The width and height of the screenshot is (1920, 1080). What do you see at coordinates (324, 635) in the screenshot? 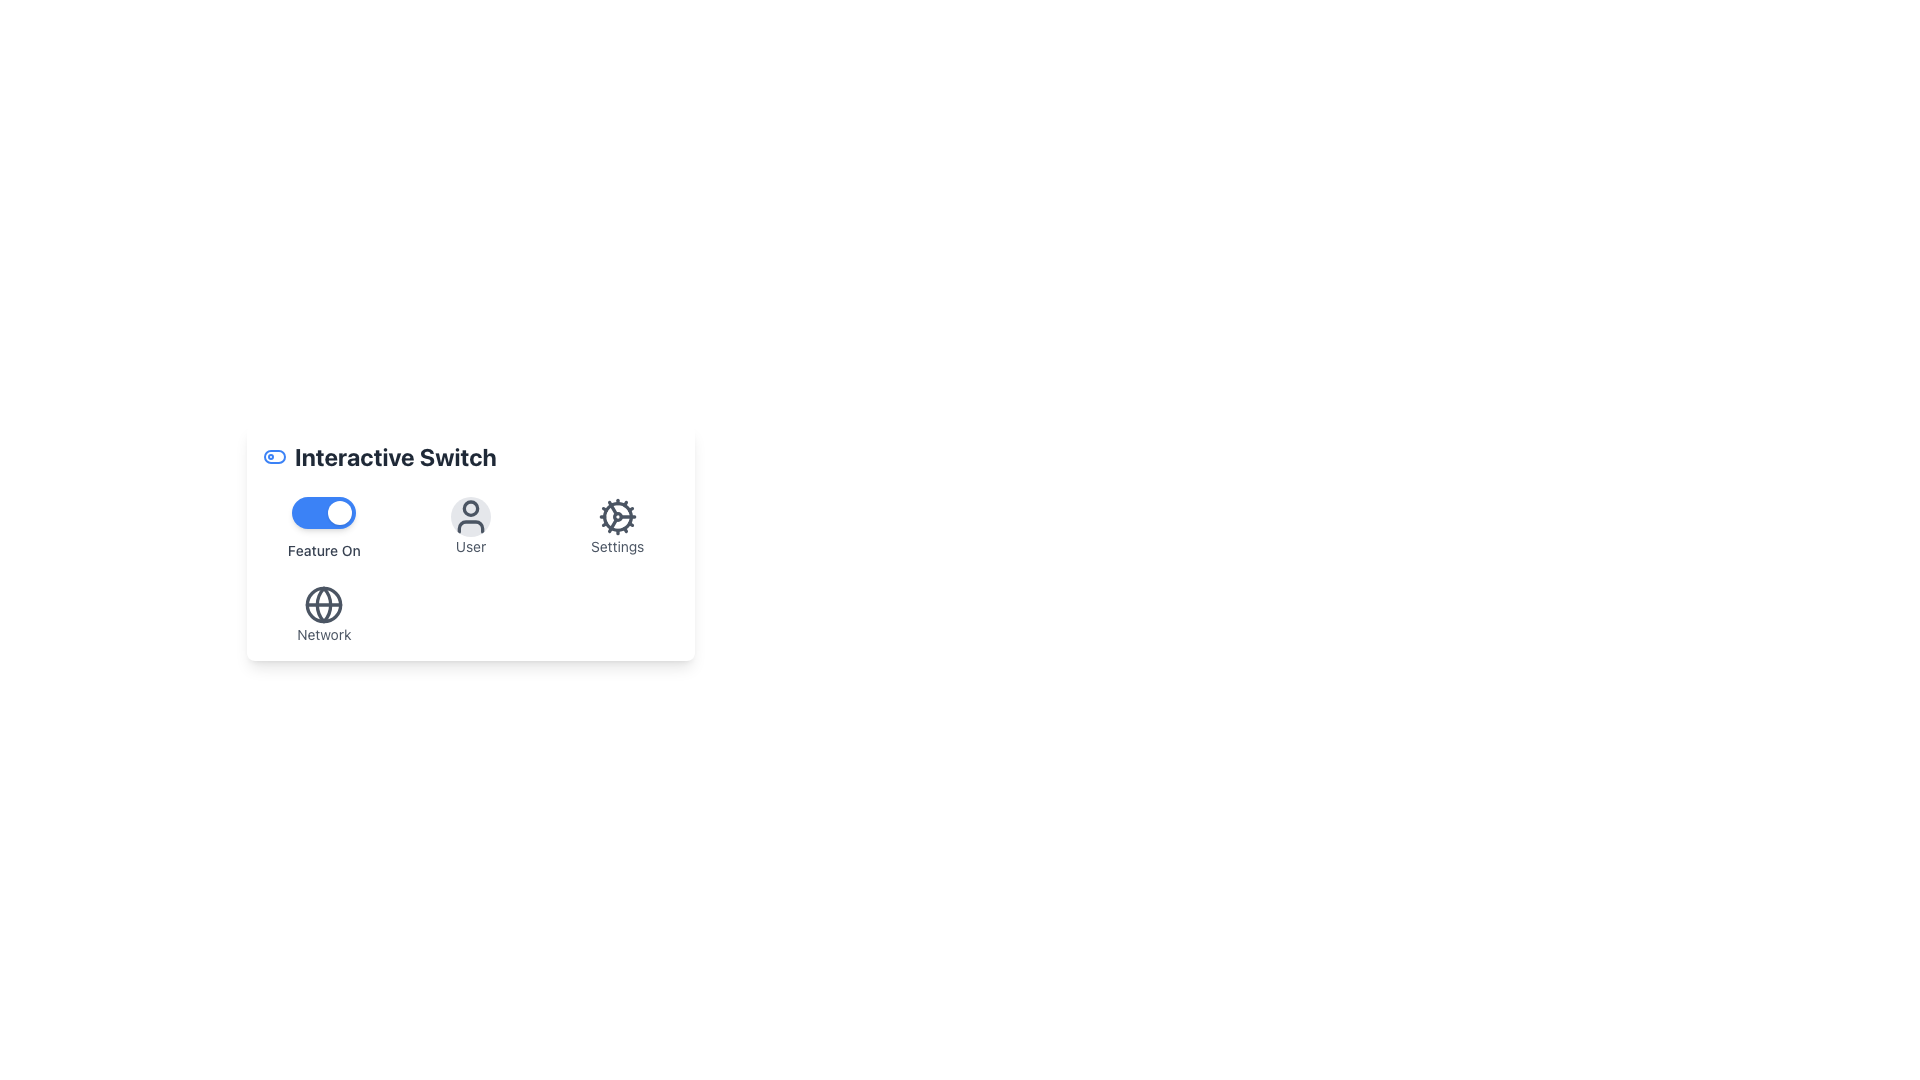
I see `the 'Network' text label, which is styled with a small font size and positioned beneath a globe icon in the bottom-left section of the interface` at bounding box center [324, 635].